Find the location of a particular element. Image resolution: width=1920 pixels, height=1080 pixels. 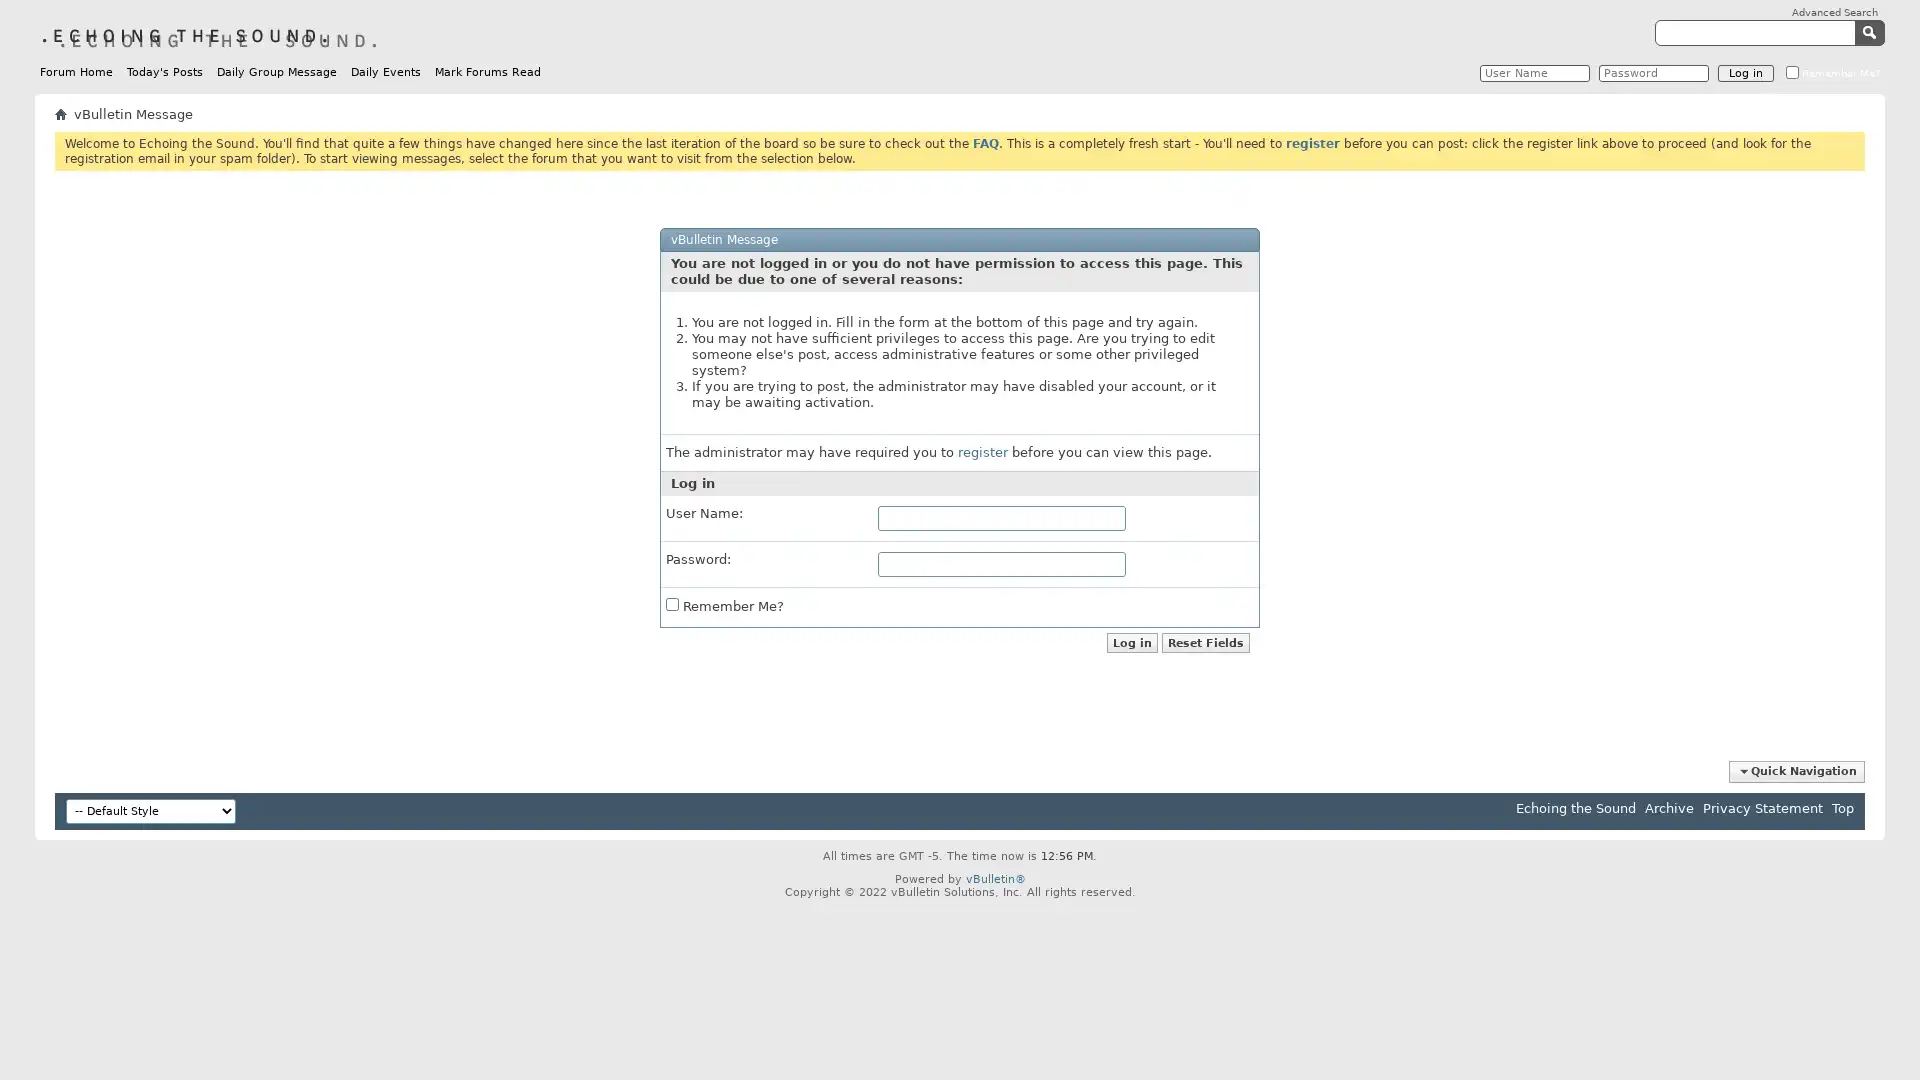

Reset Fields is located at coordinates (1204, 643).